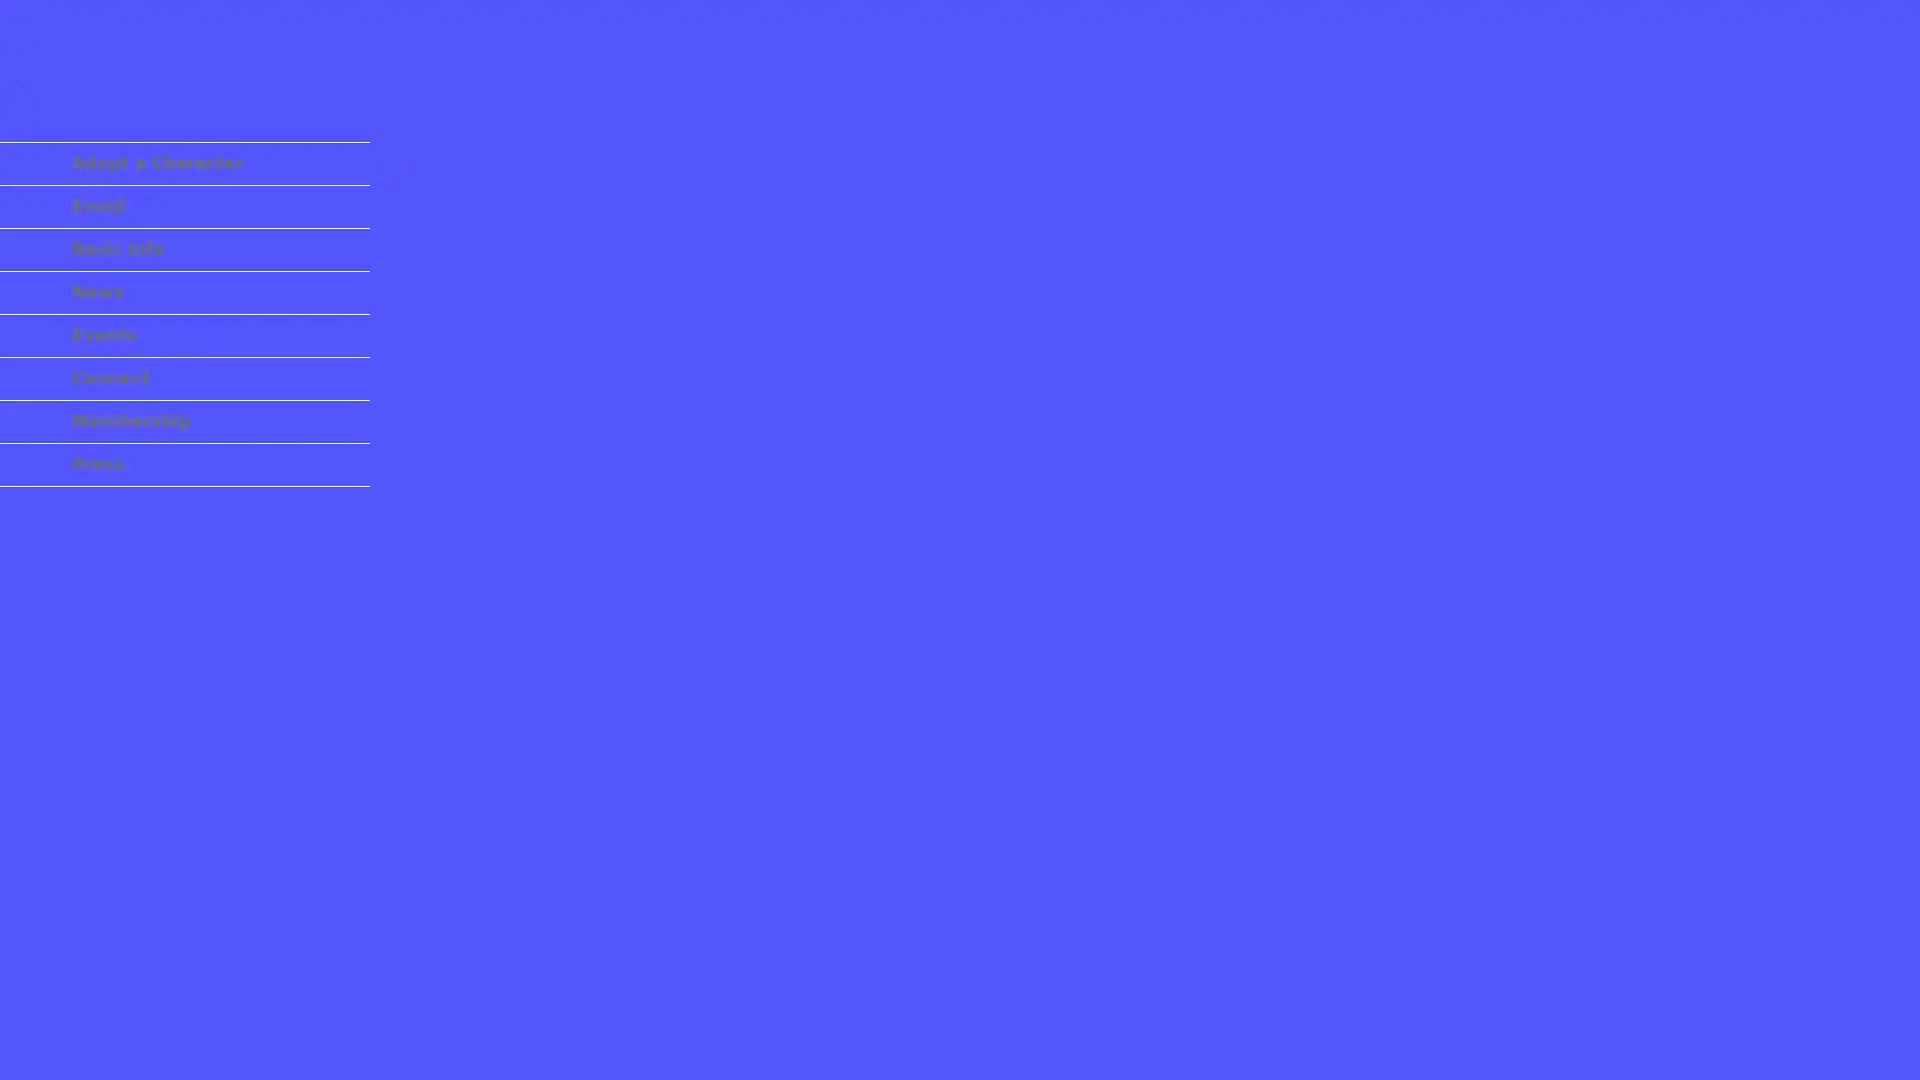 This screenshot has height=1080, width=1920. I want to click on U+09AF, so click(439, 700).